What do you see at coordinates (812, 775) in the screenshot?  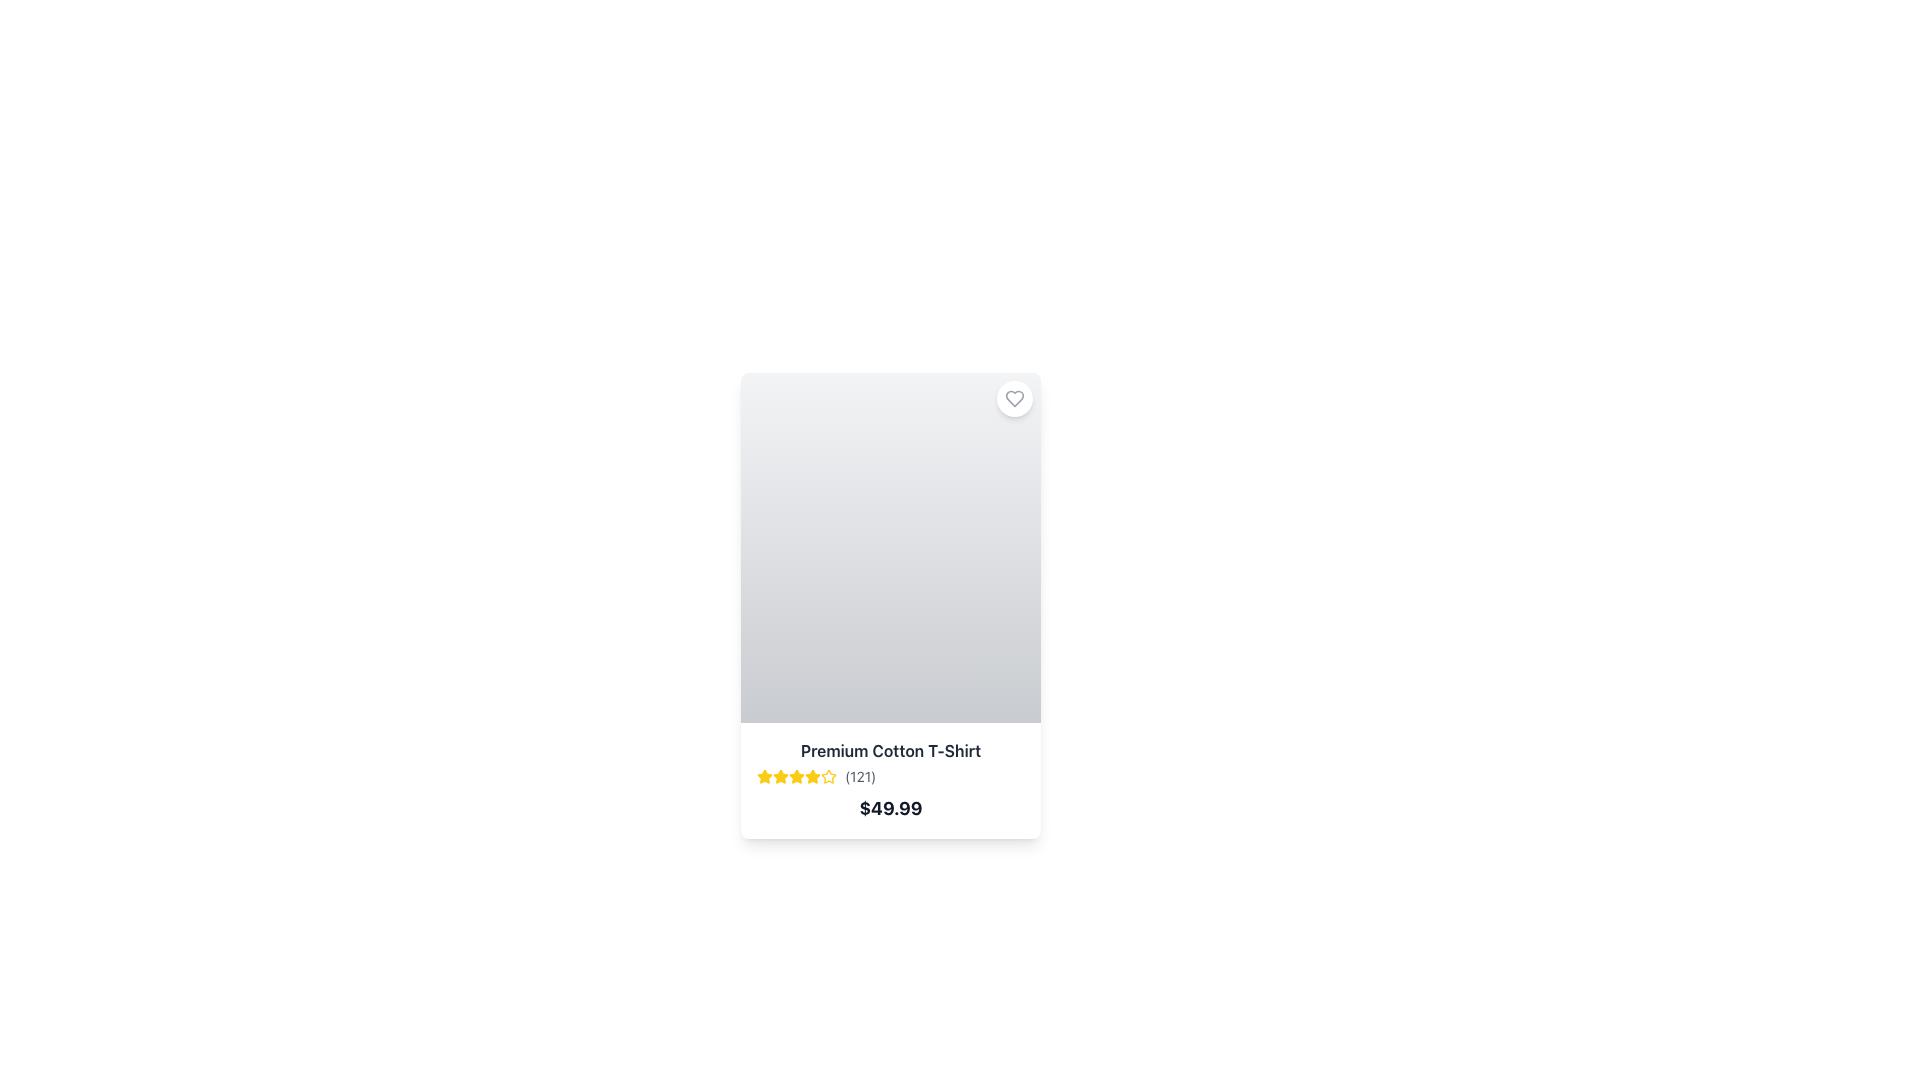 I see `the fourth rating star icon, which is part of the product's rating system located below the product image and above the product description` at bounding box center [812, 775].